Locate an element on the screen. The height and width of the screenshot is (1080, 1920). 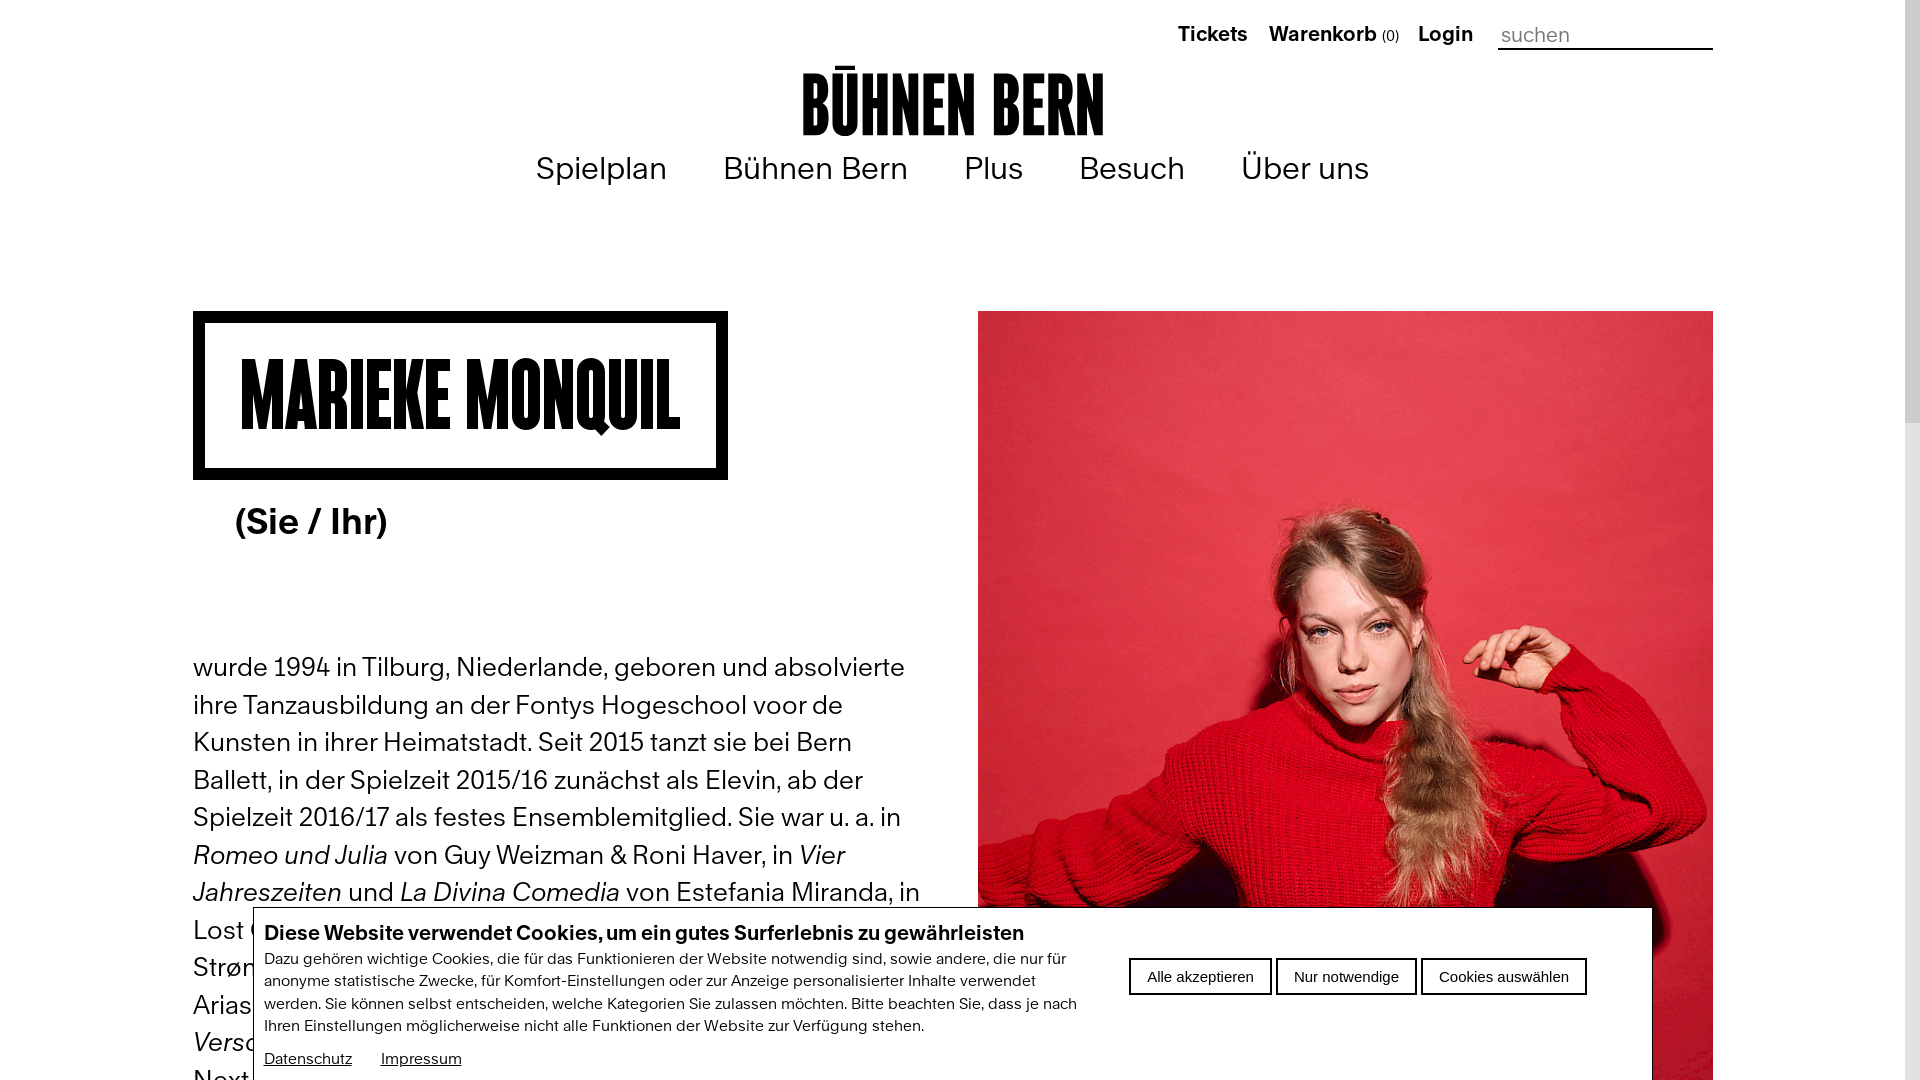
'Alle akzeptieren' is located at coordinates (1200, 975).